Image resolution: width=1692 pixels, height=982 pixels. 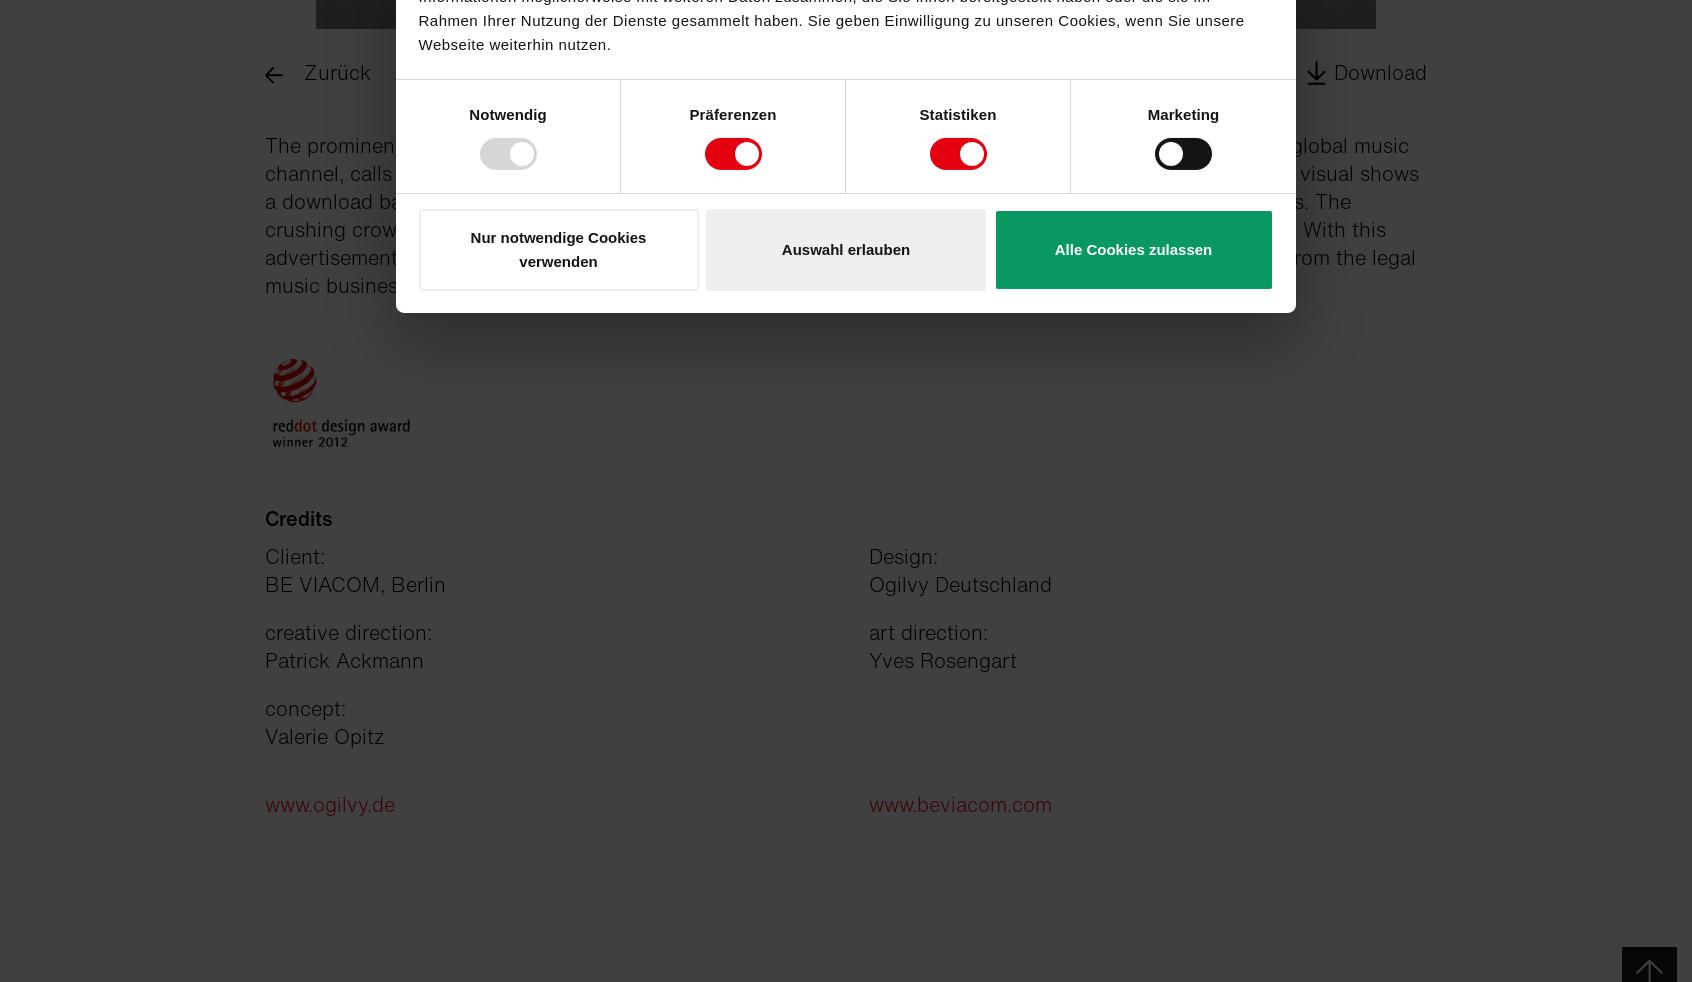 I want to click on 'Alle Cookies zulassen', so click(x=1131, y=248).